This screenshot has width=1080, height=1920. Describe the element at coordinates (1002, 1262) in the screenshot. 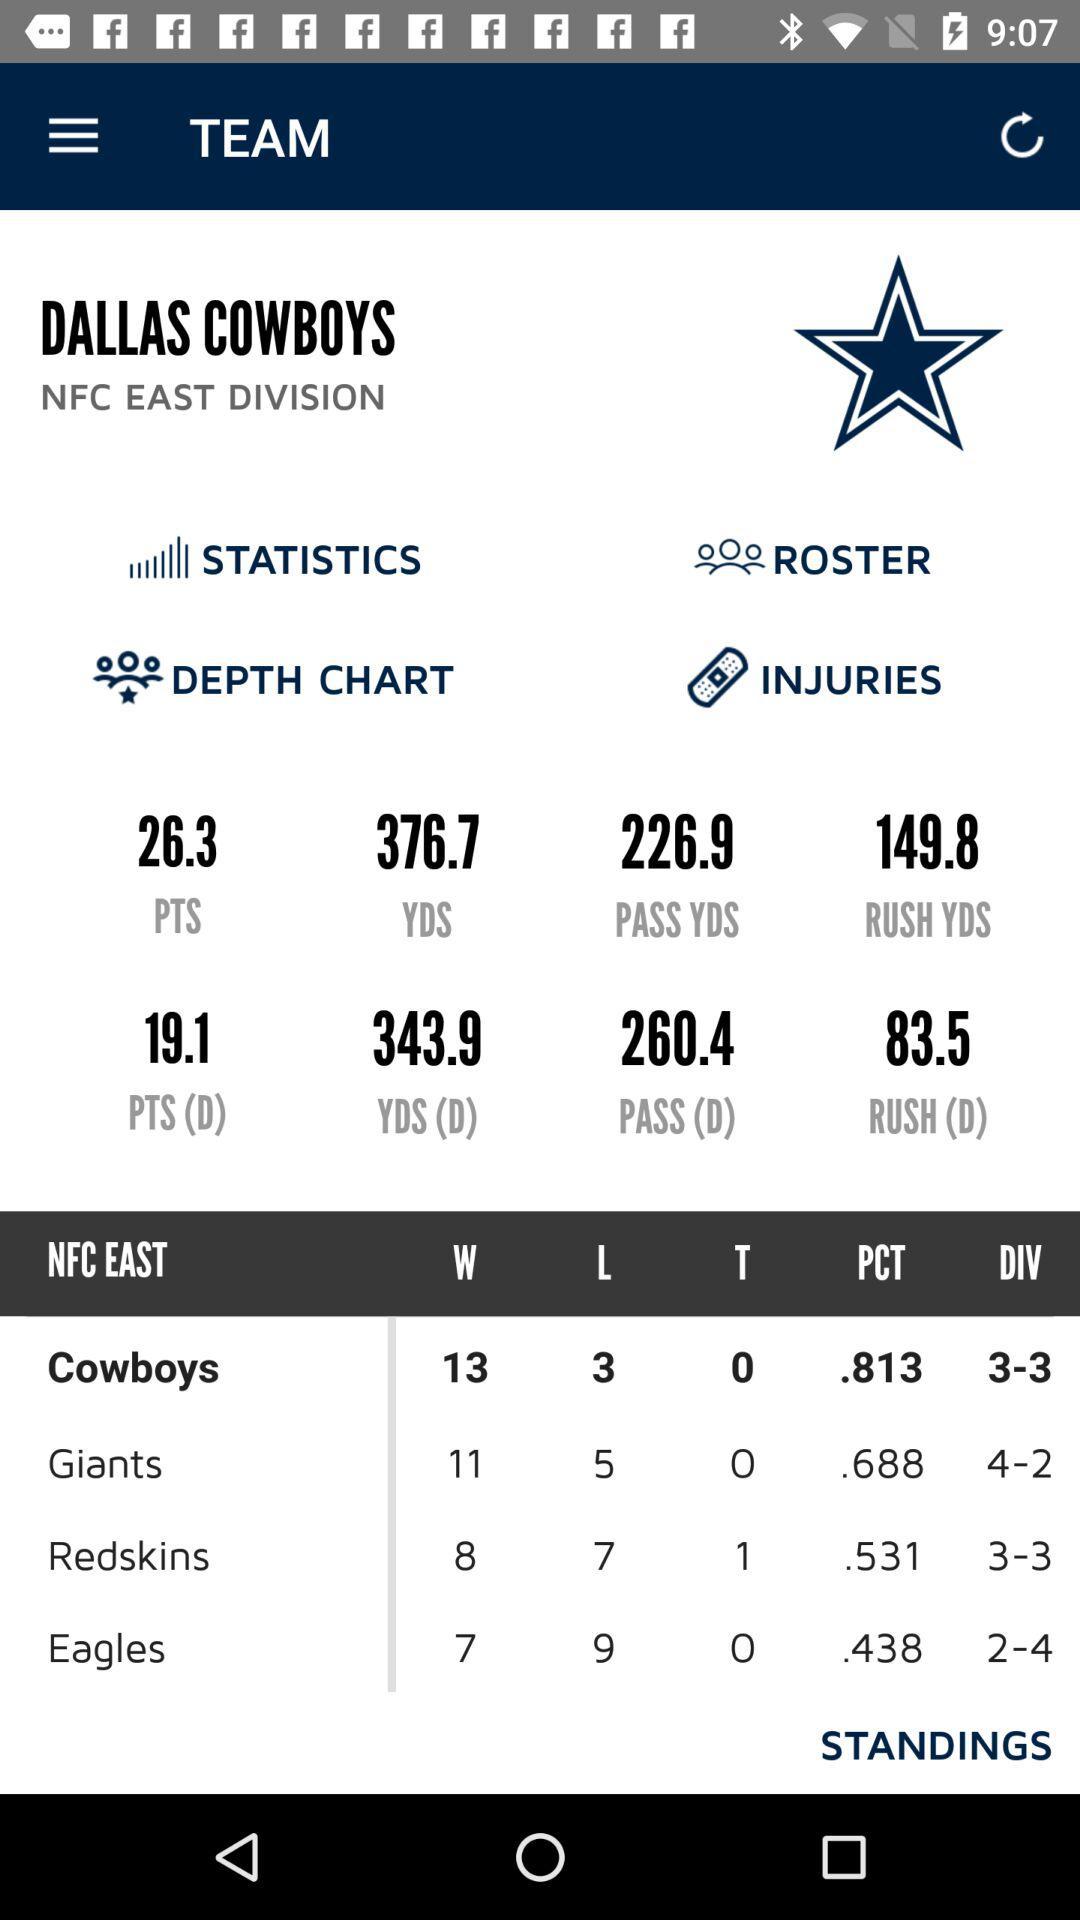

I see `item next to pct icon` at that location.